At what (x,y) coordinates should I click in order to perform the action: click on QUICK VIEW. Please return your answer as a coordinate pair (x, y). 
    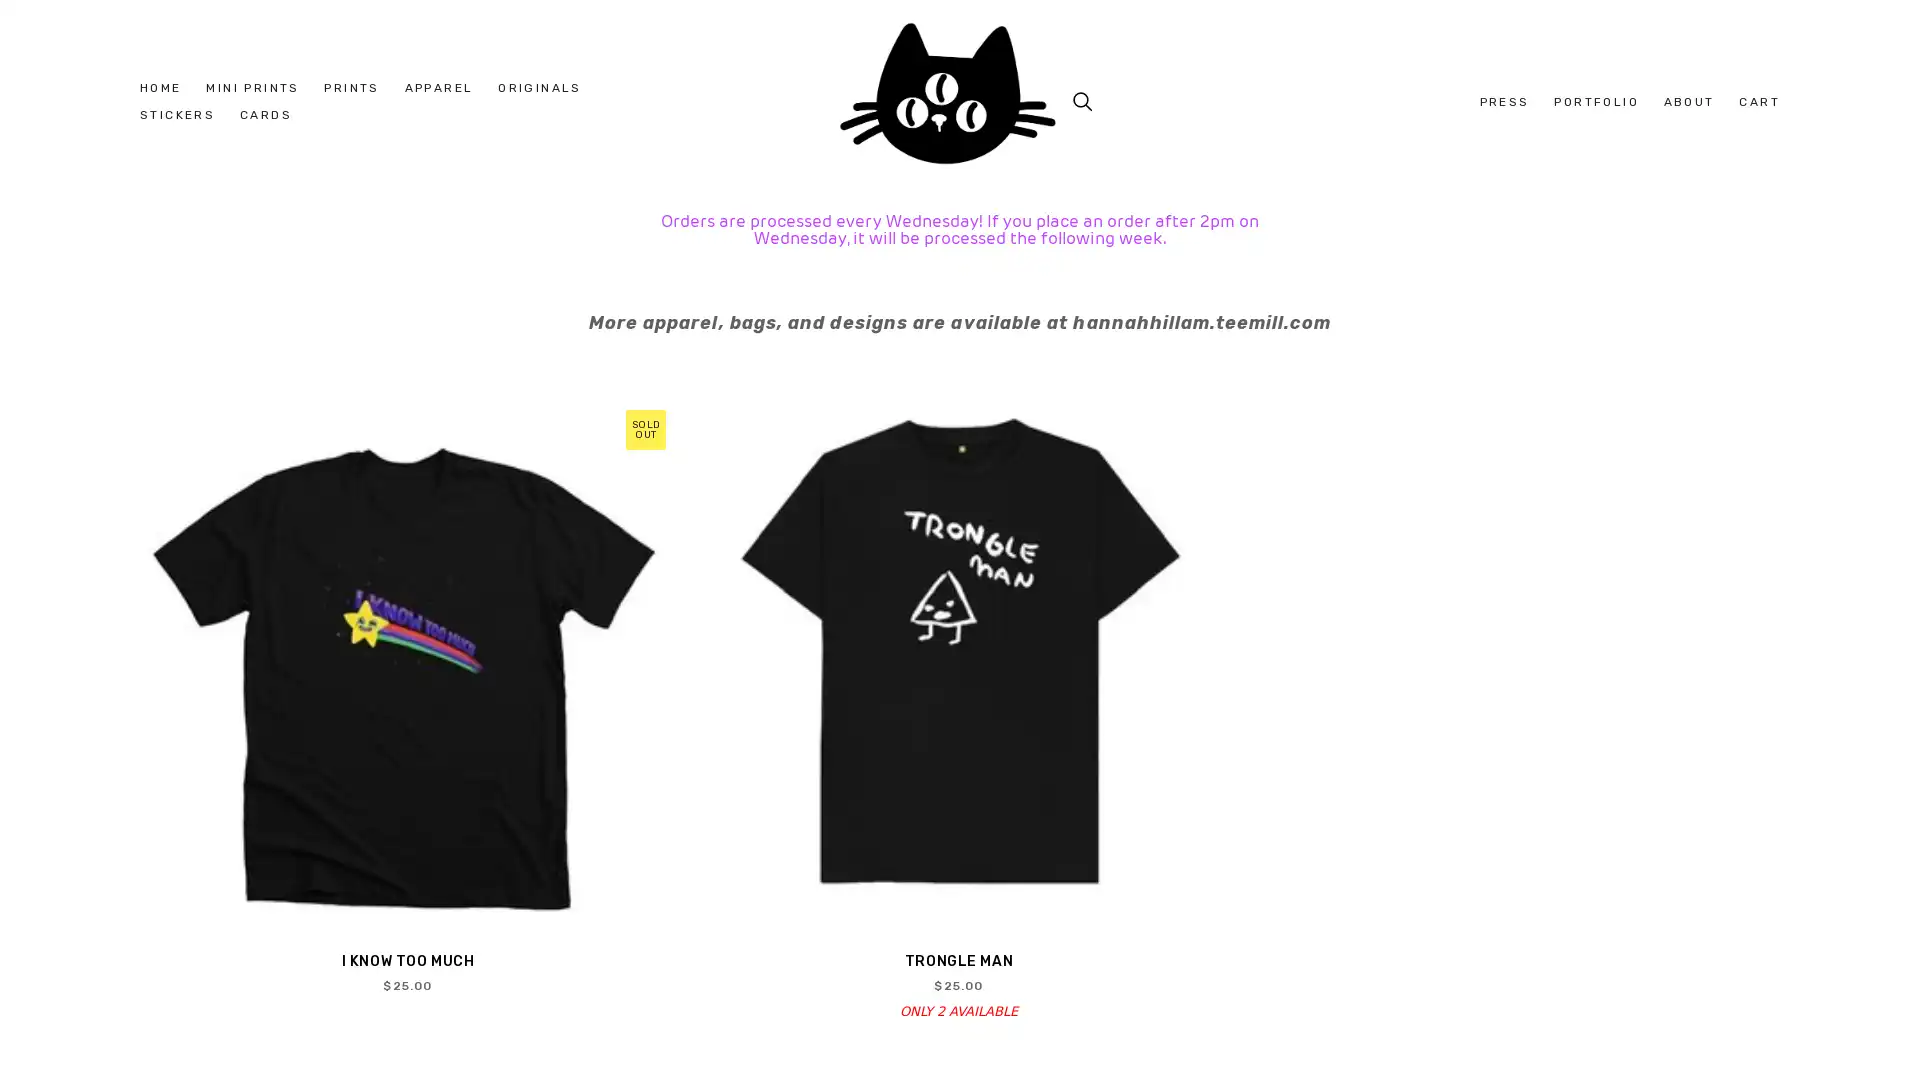
    Looking at the image, I should click on (957, 709).